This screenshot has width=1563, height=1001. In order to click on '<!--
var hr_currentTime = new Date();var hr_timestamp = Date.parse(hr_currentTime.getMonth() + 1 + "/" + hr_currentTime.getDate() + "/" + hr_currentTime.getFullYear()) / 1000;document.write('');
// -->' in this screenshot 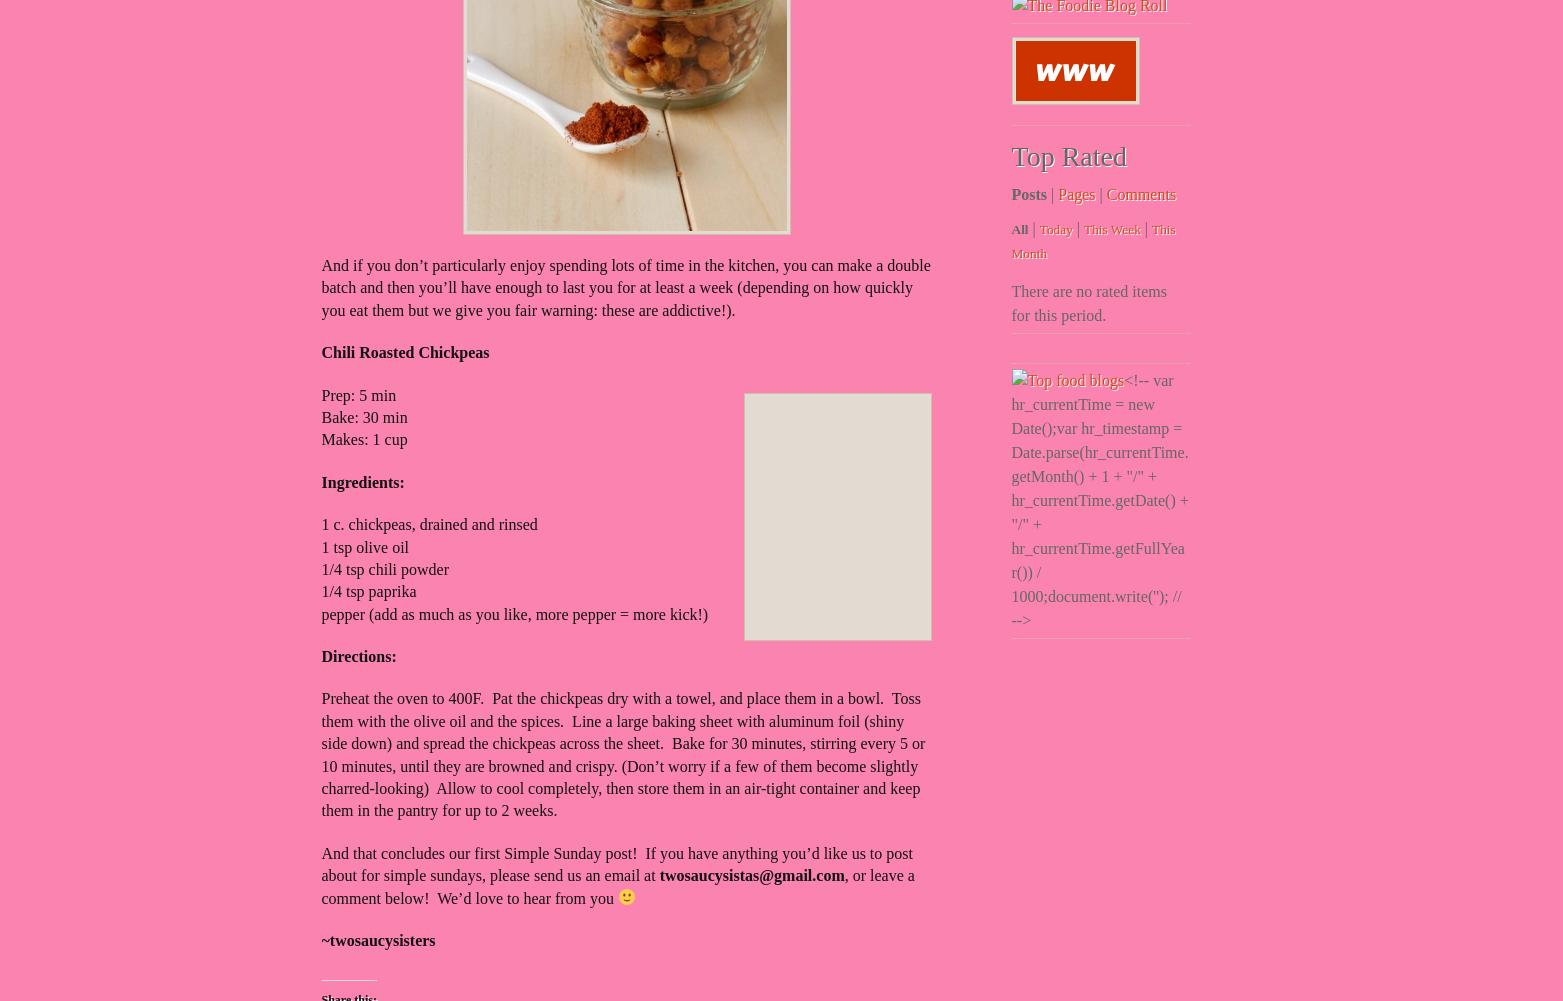, I will do `click(1098, 500)`.